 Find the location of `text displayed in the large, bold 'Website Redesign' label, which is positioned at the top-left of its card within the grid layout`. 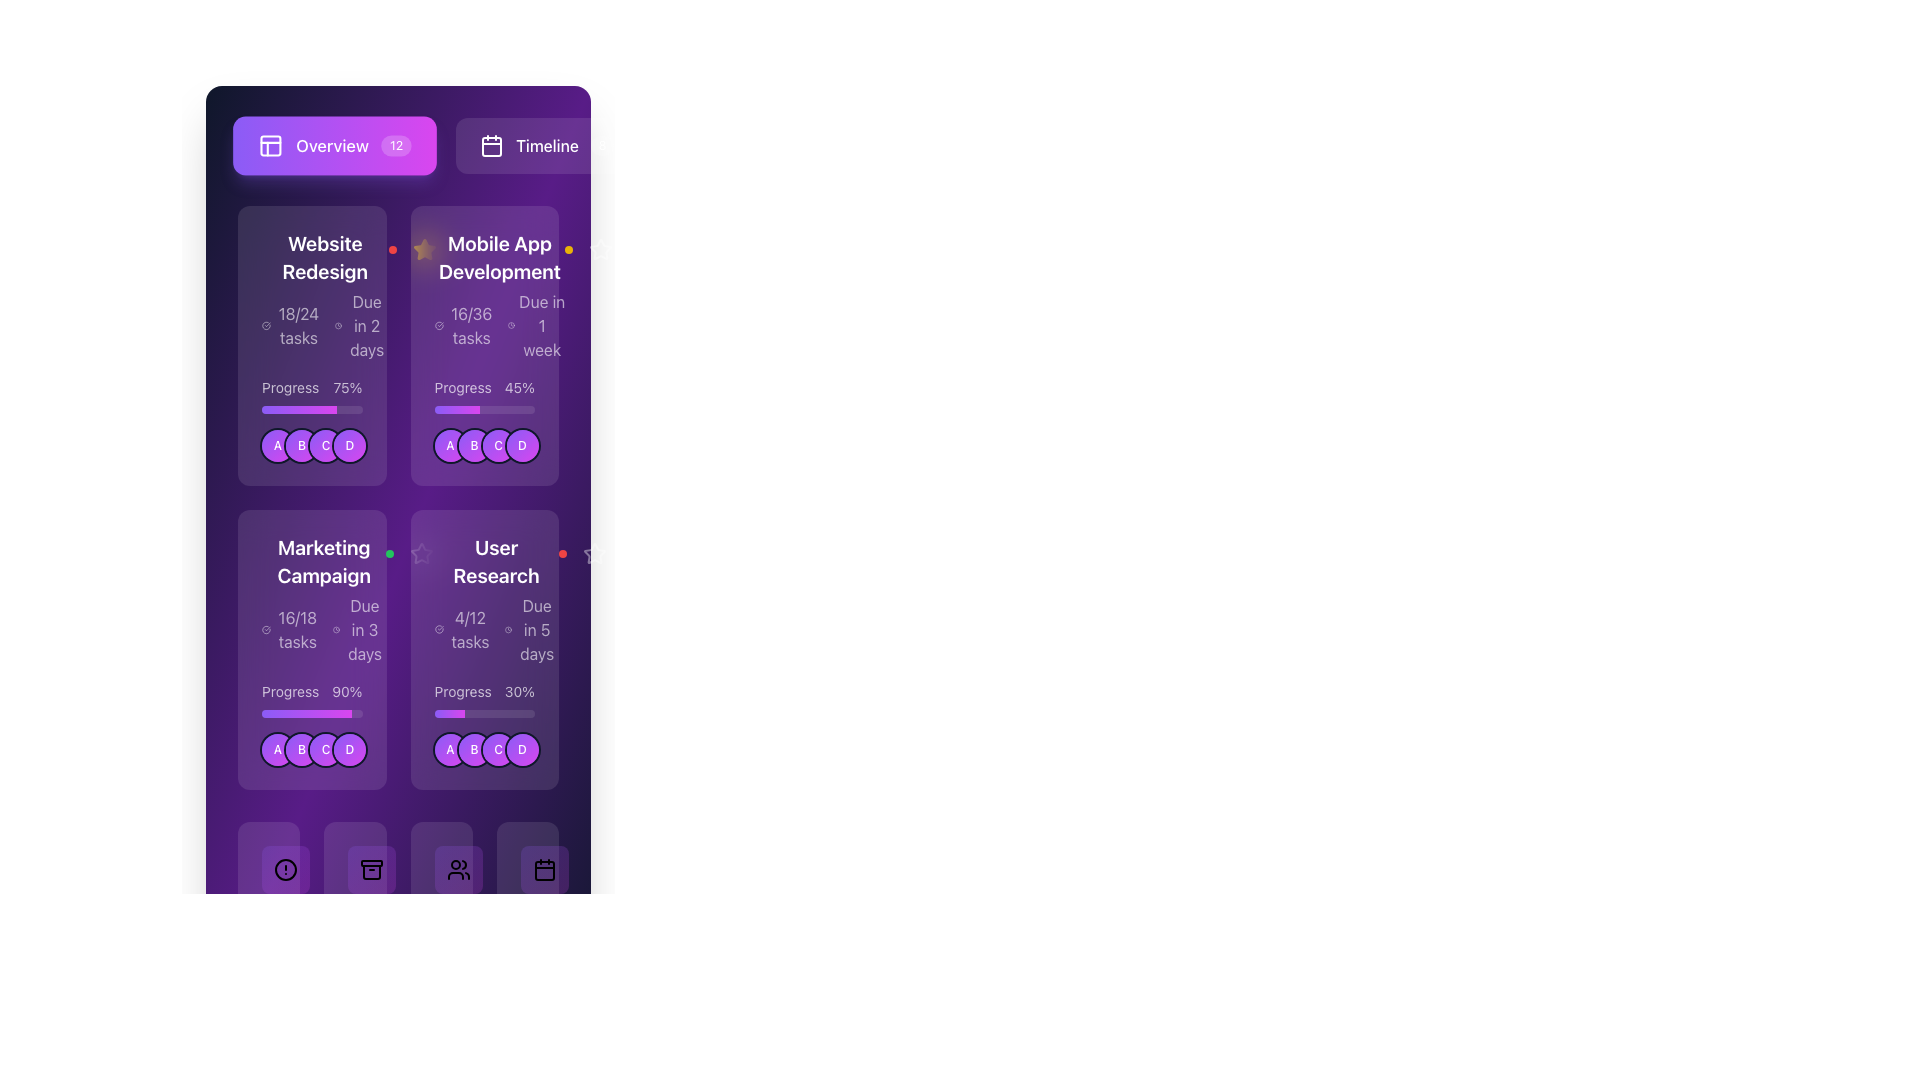

text displayed in the large, bold 'Website Redesign' label, which is positioned at the top-left of its card within the grid layout is located at coordinates (325, 257).